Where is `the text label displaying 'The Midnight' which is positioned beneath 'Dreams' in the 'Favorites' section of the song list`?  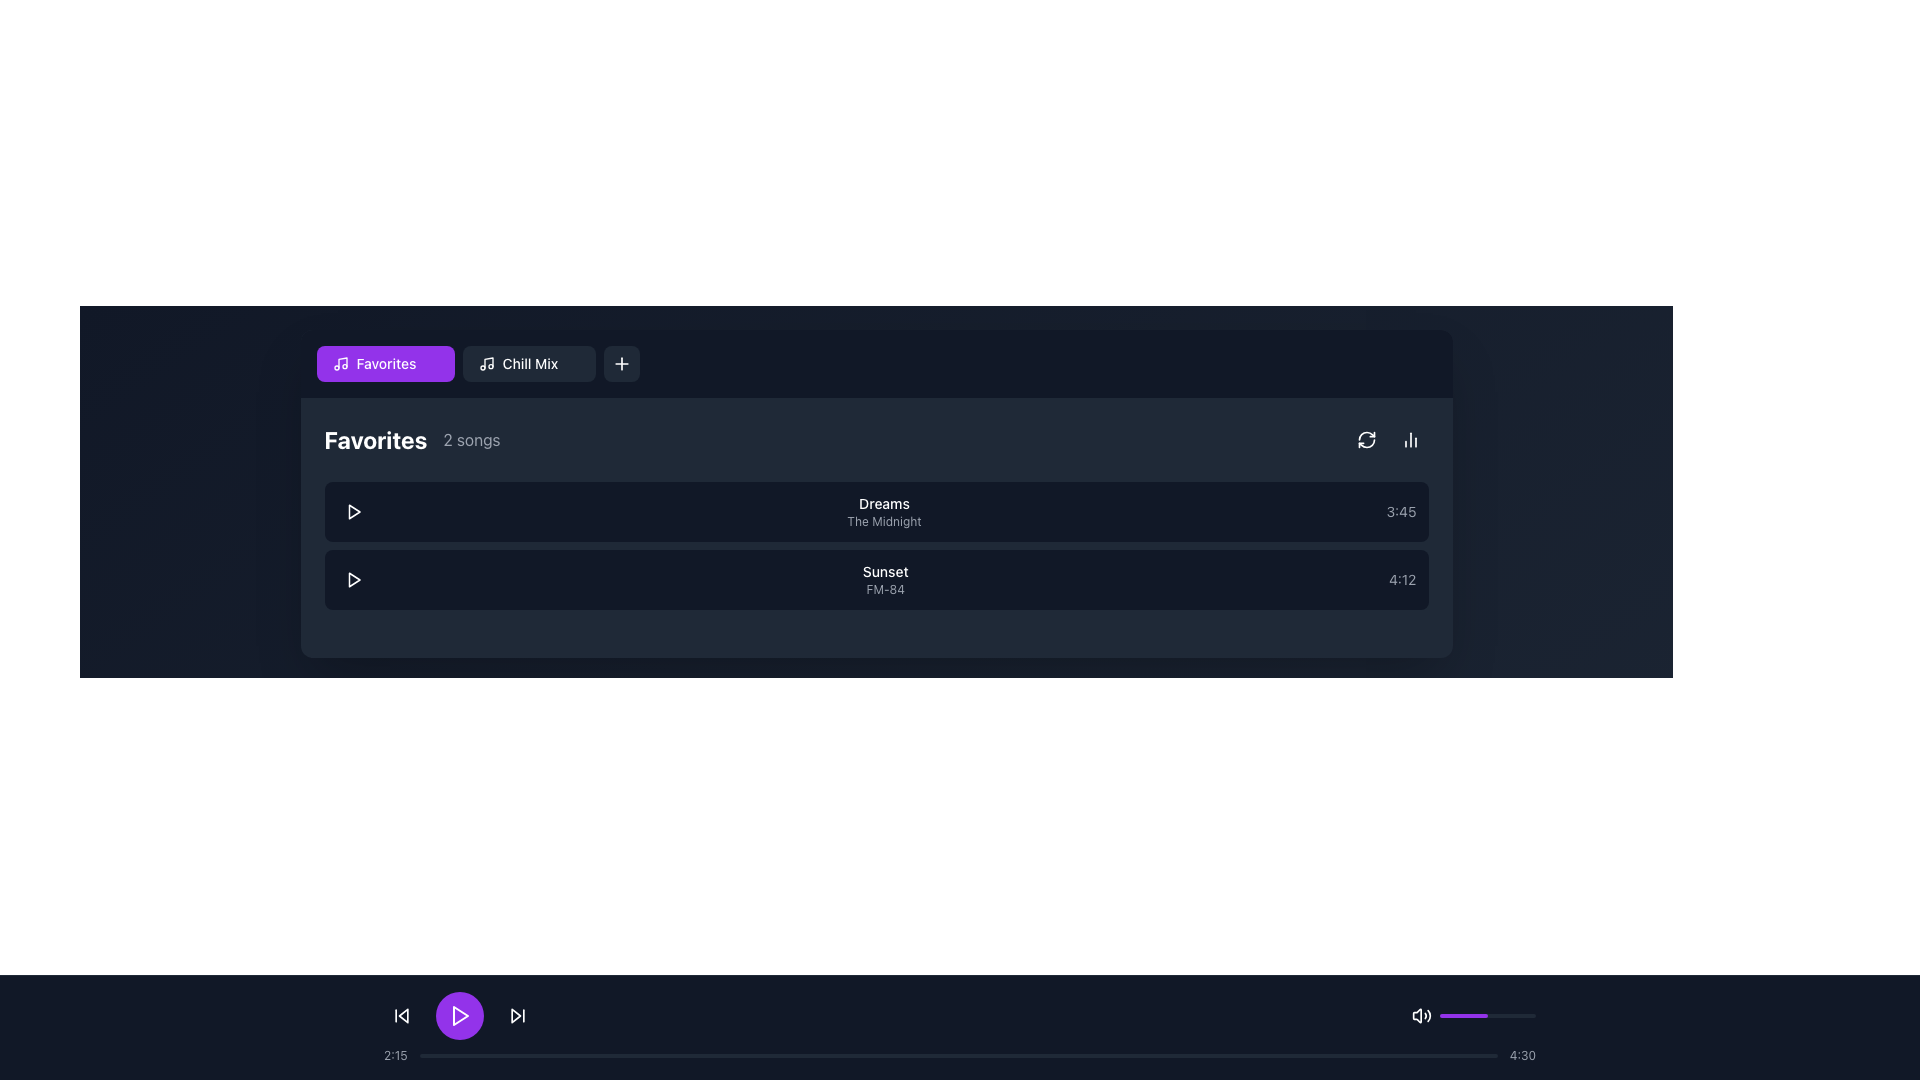
the text label displaying 'The Midnight' which is positioned beneath 'Dreams' in the 'Favorites' section of the song list is located at coordinates (883, 520).